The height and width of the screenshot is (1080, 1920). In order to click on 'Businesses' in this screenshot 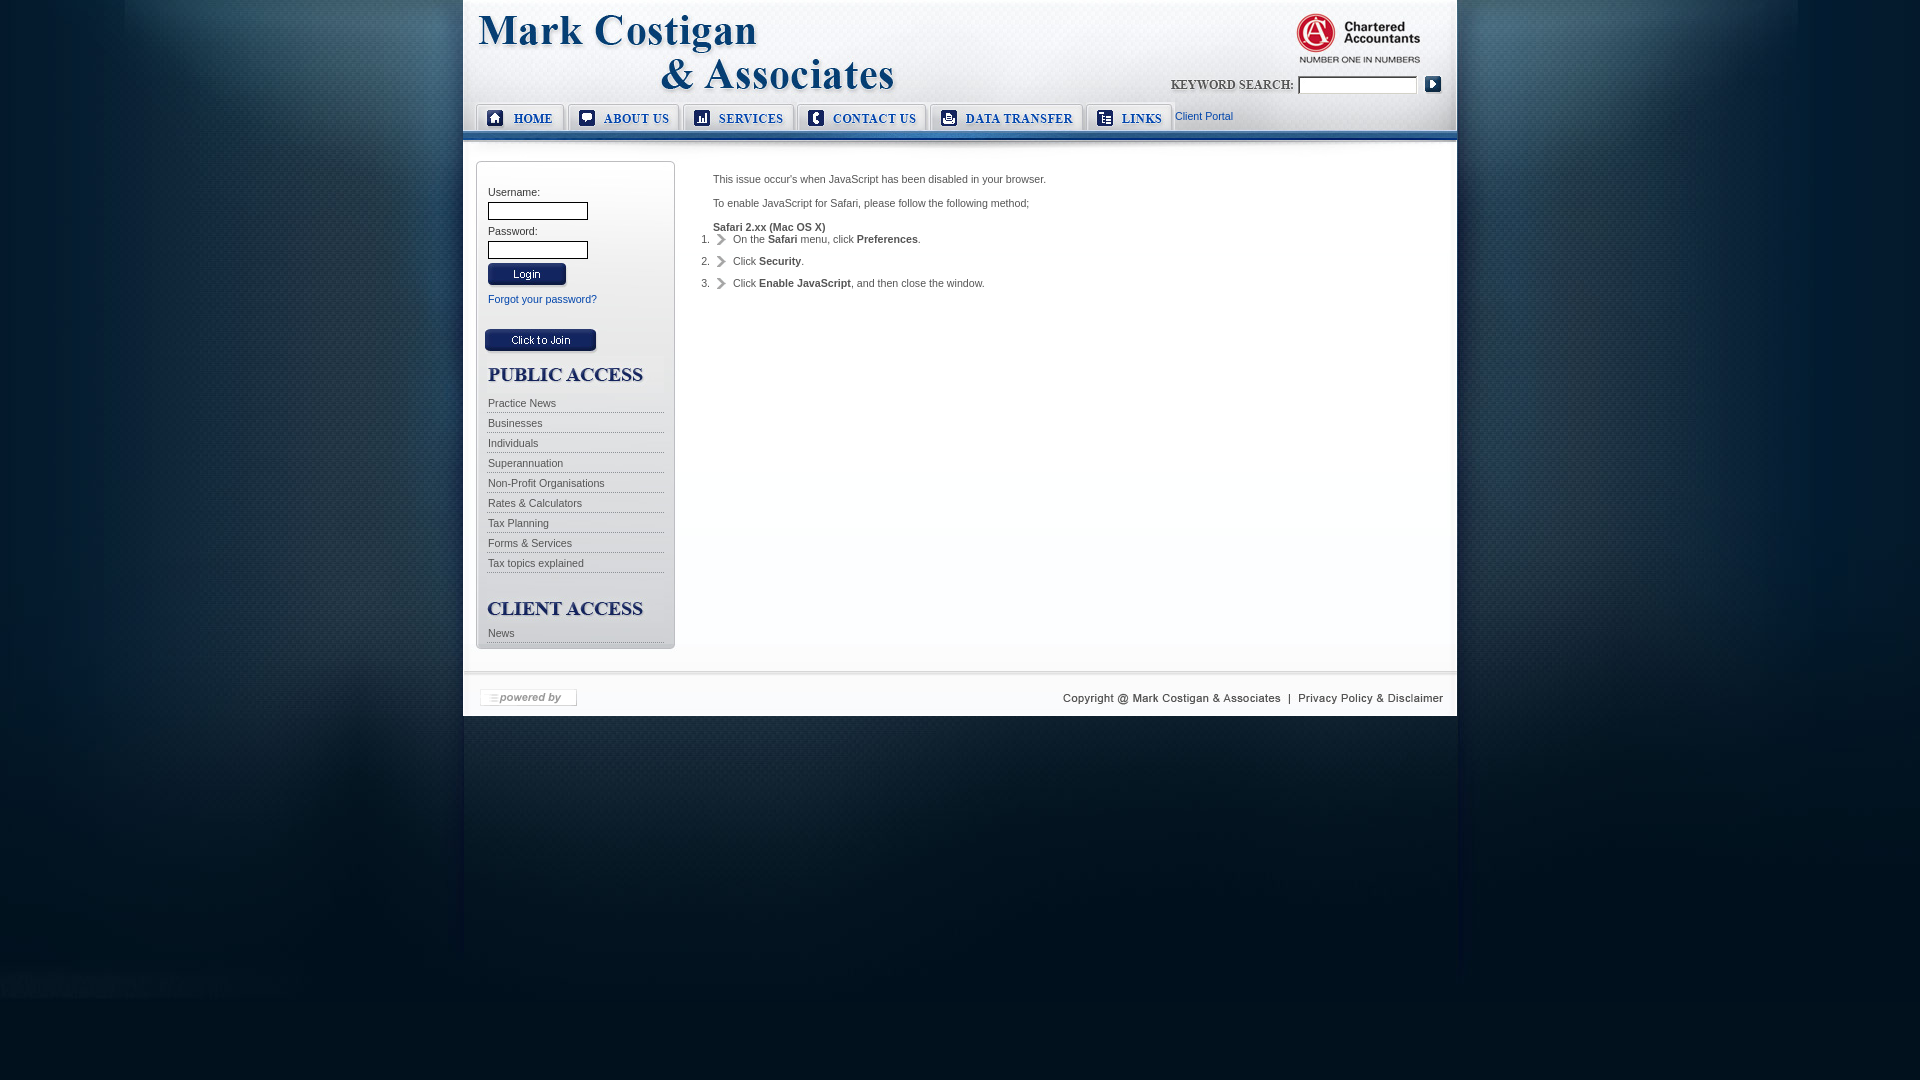, I will do `click(515, 422)`.